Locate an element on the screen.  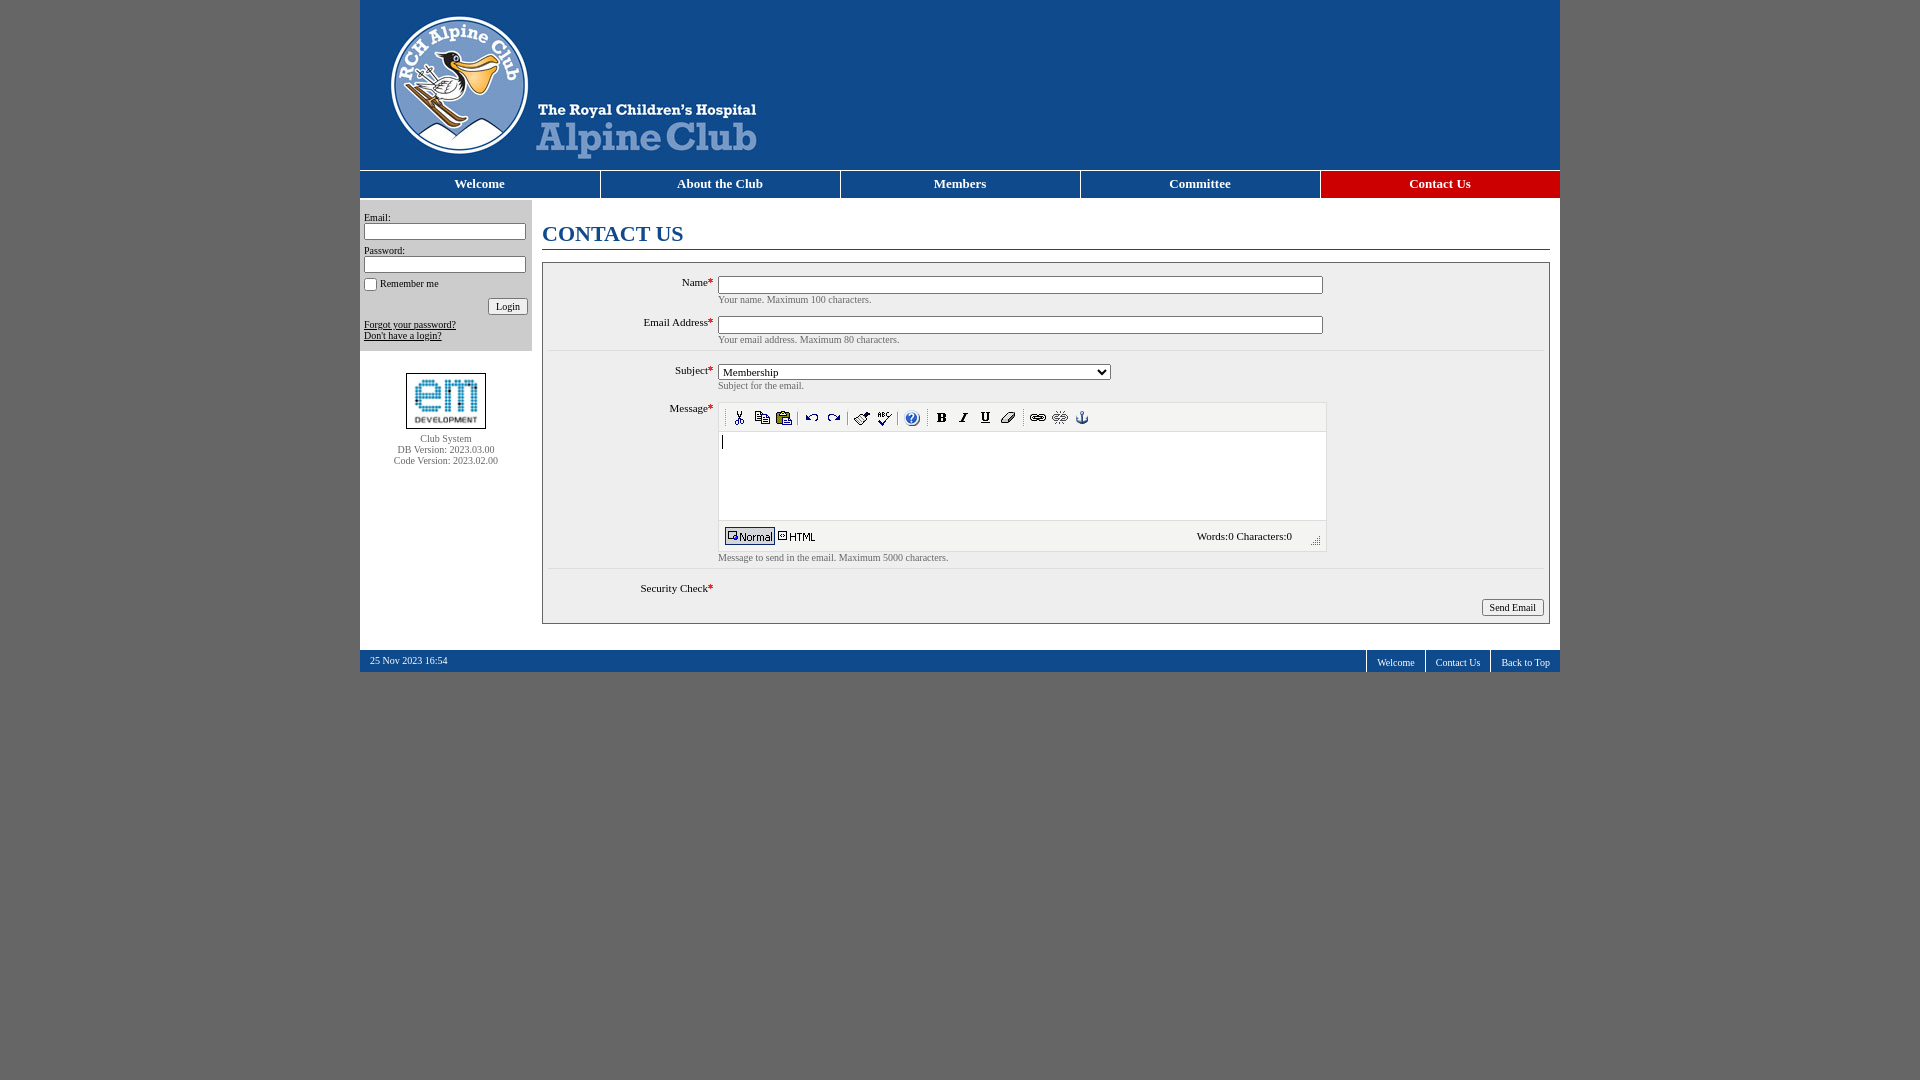
'Don't have a login?' is located at coordinates (402, 334).